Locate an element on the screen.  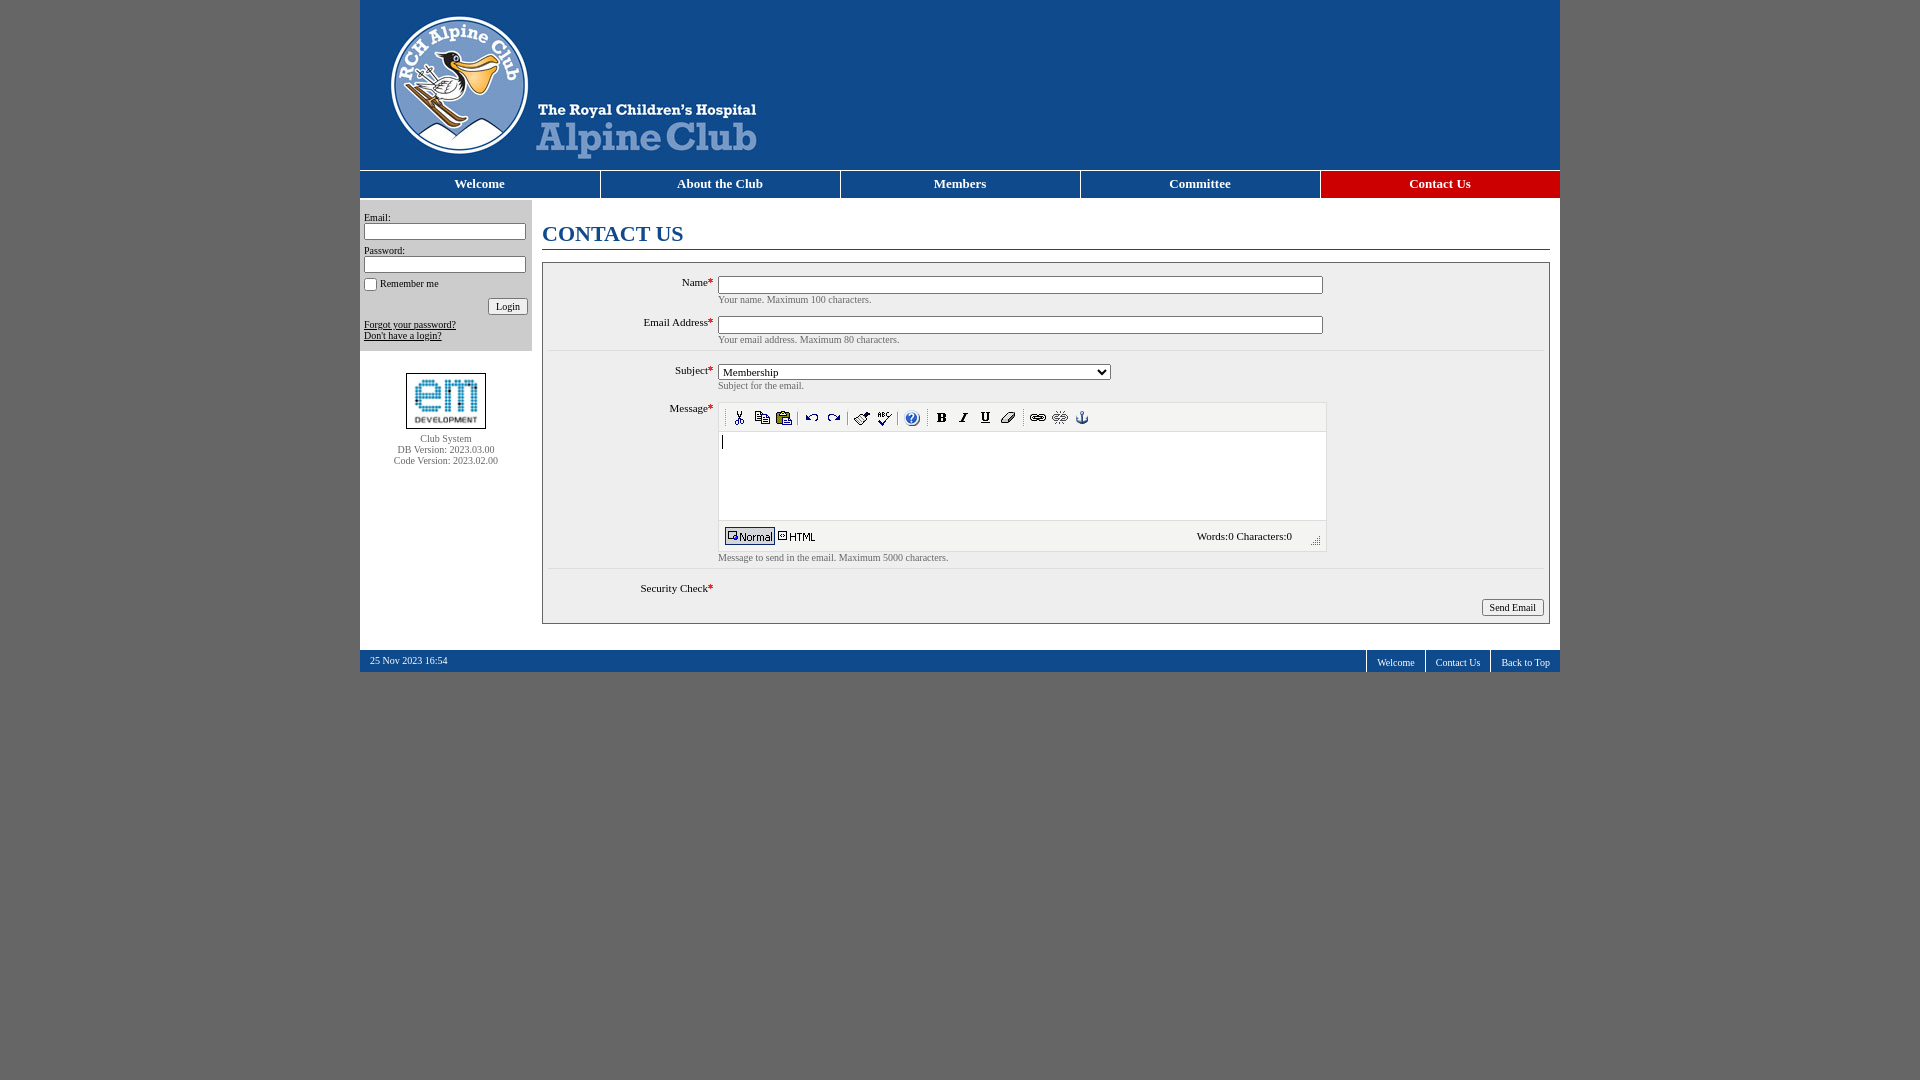
'Don't have a login?' is located at coordinates (402, 334).